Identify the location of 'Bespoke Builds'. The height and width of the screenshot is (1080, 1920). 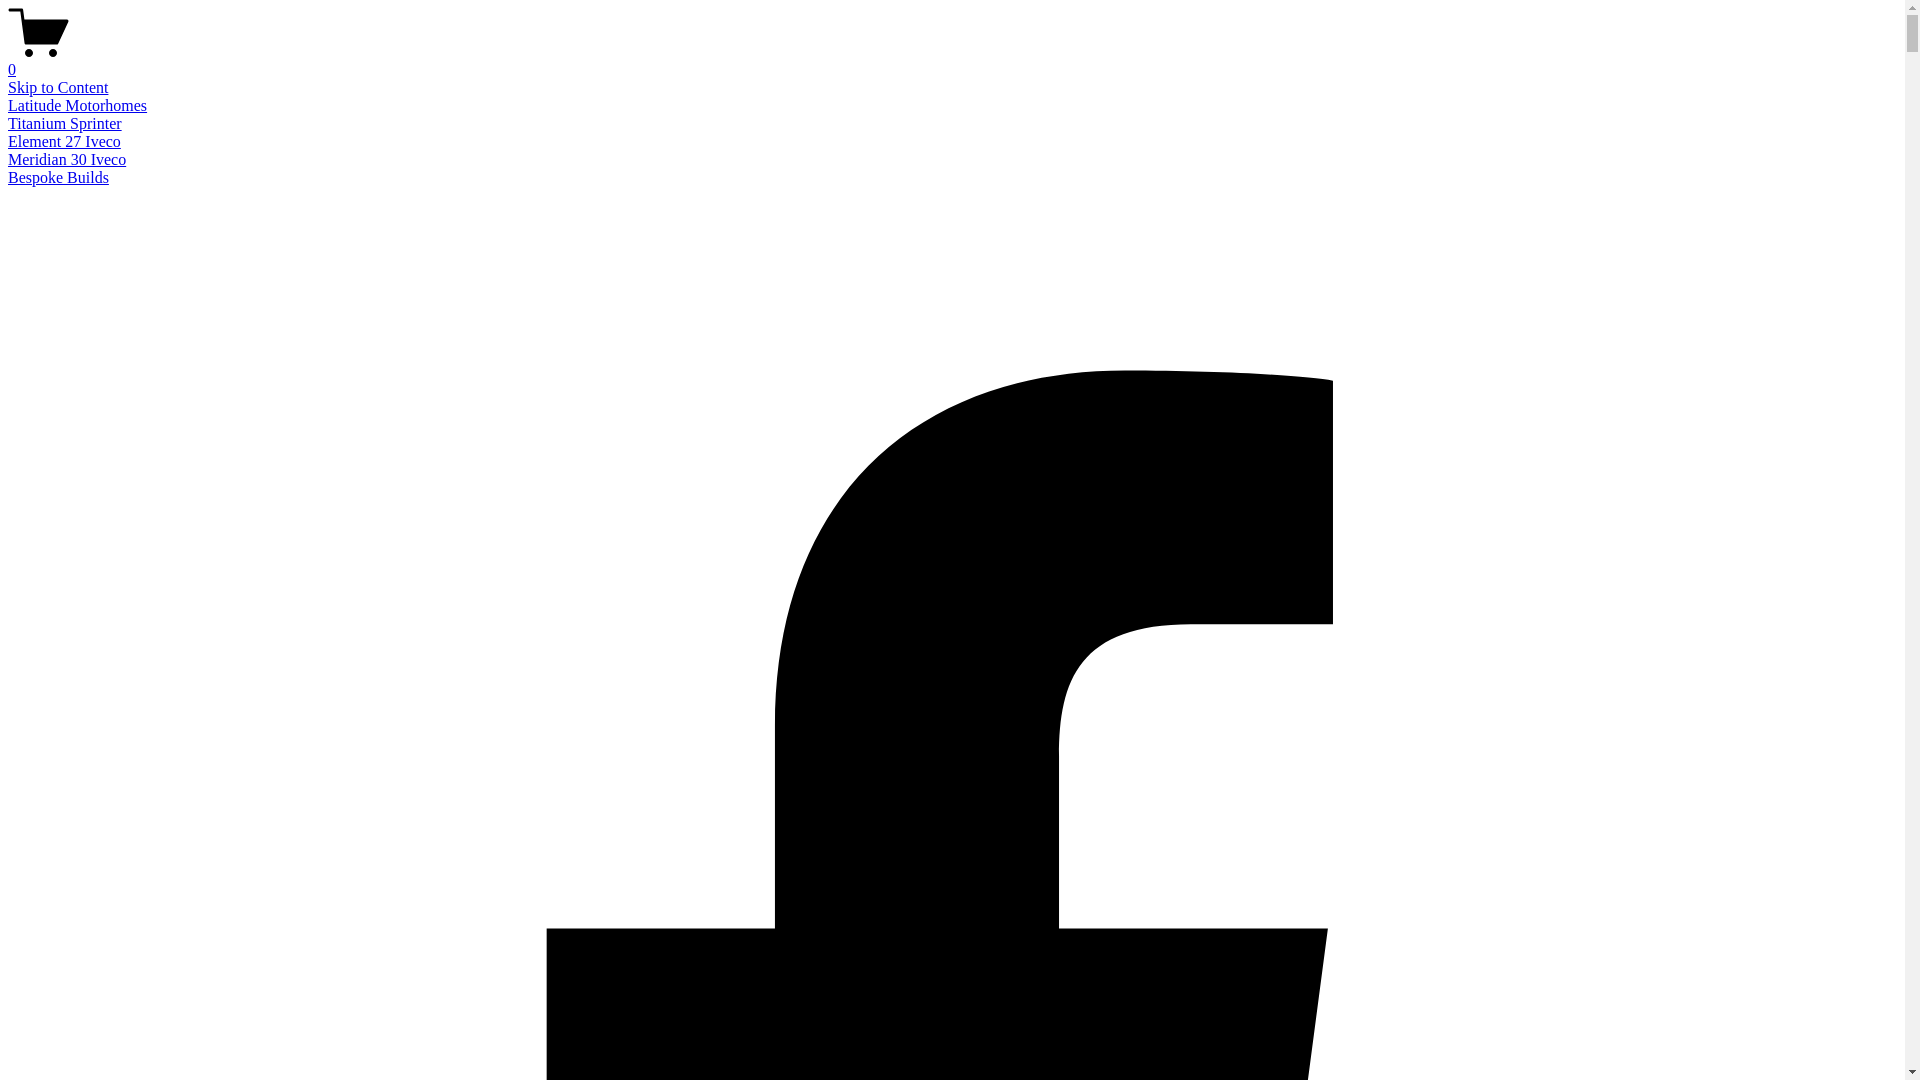
(58, 176).